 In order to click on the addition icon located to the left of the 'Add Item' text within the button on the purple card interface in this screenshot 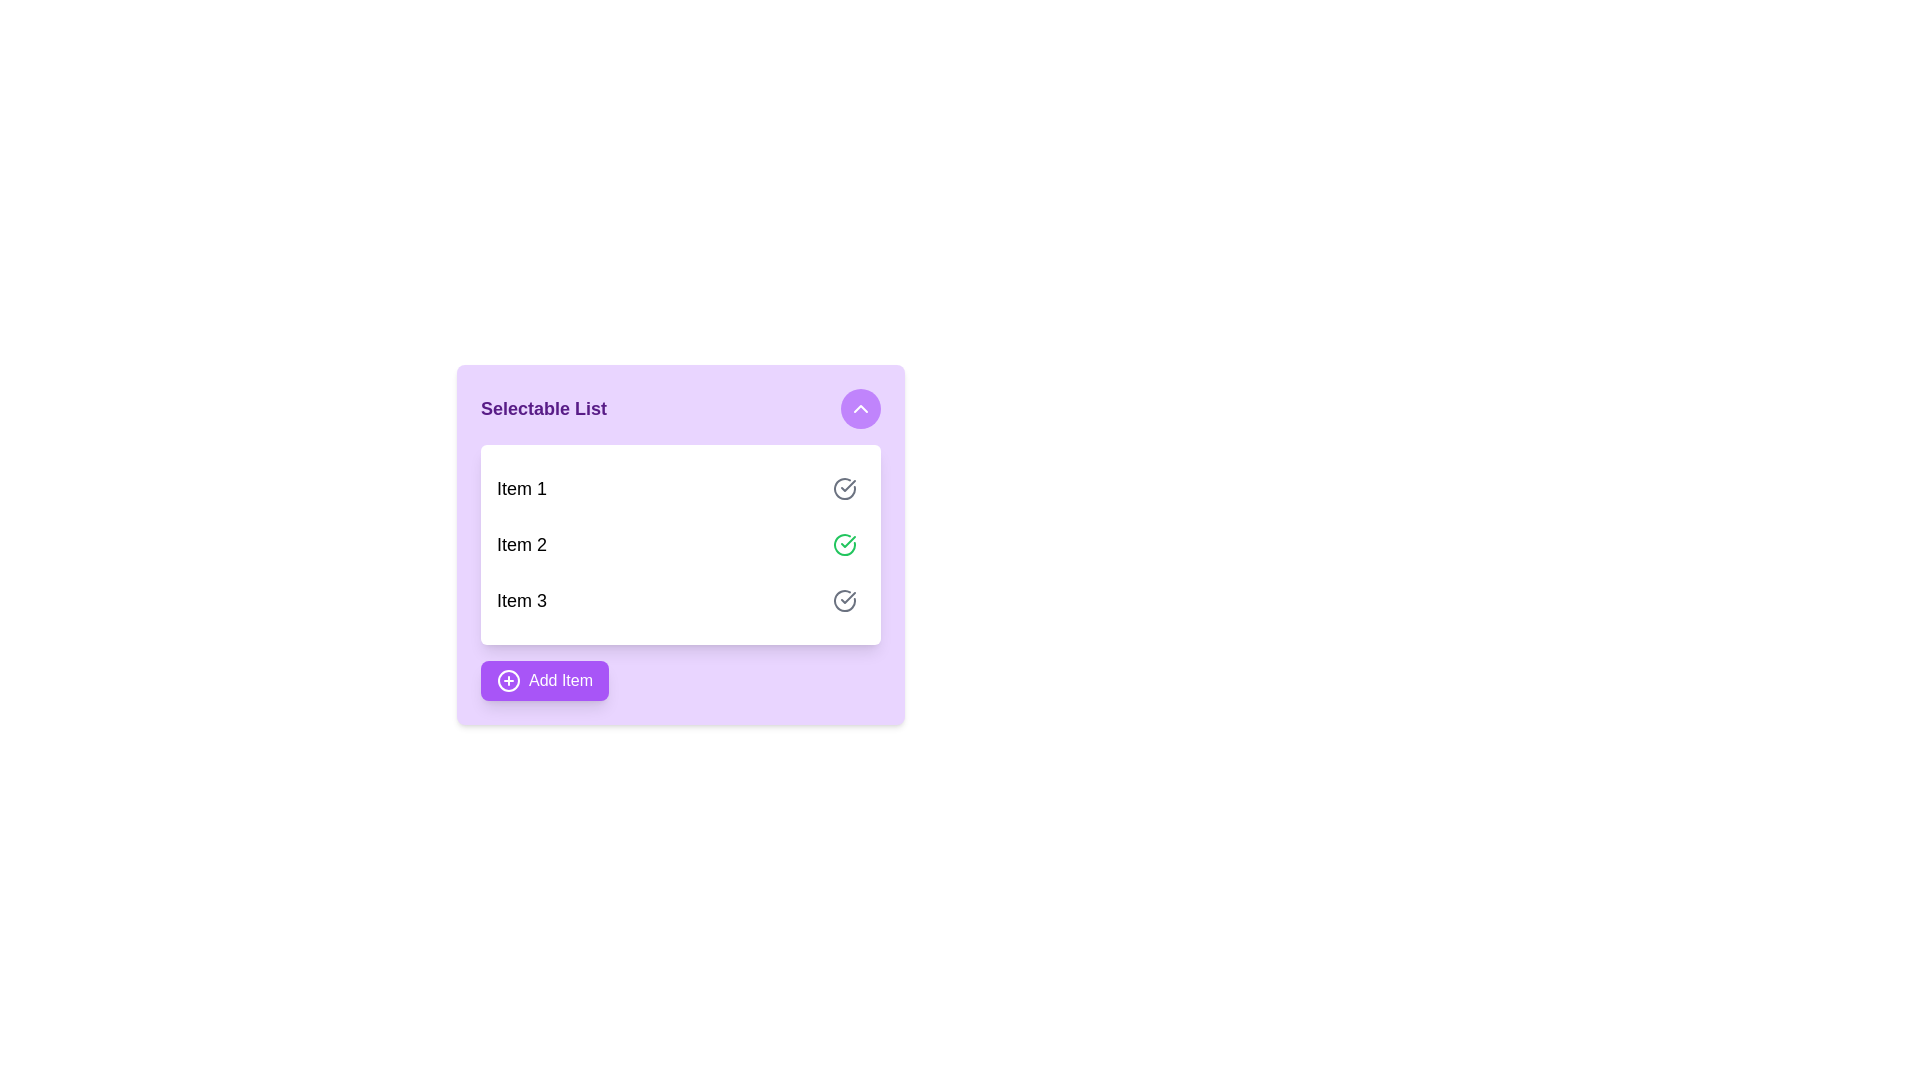, I will do `click(508, 680)`.